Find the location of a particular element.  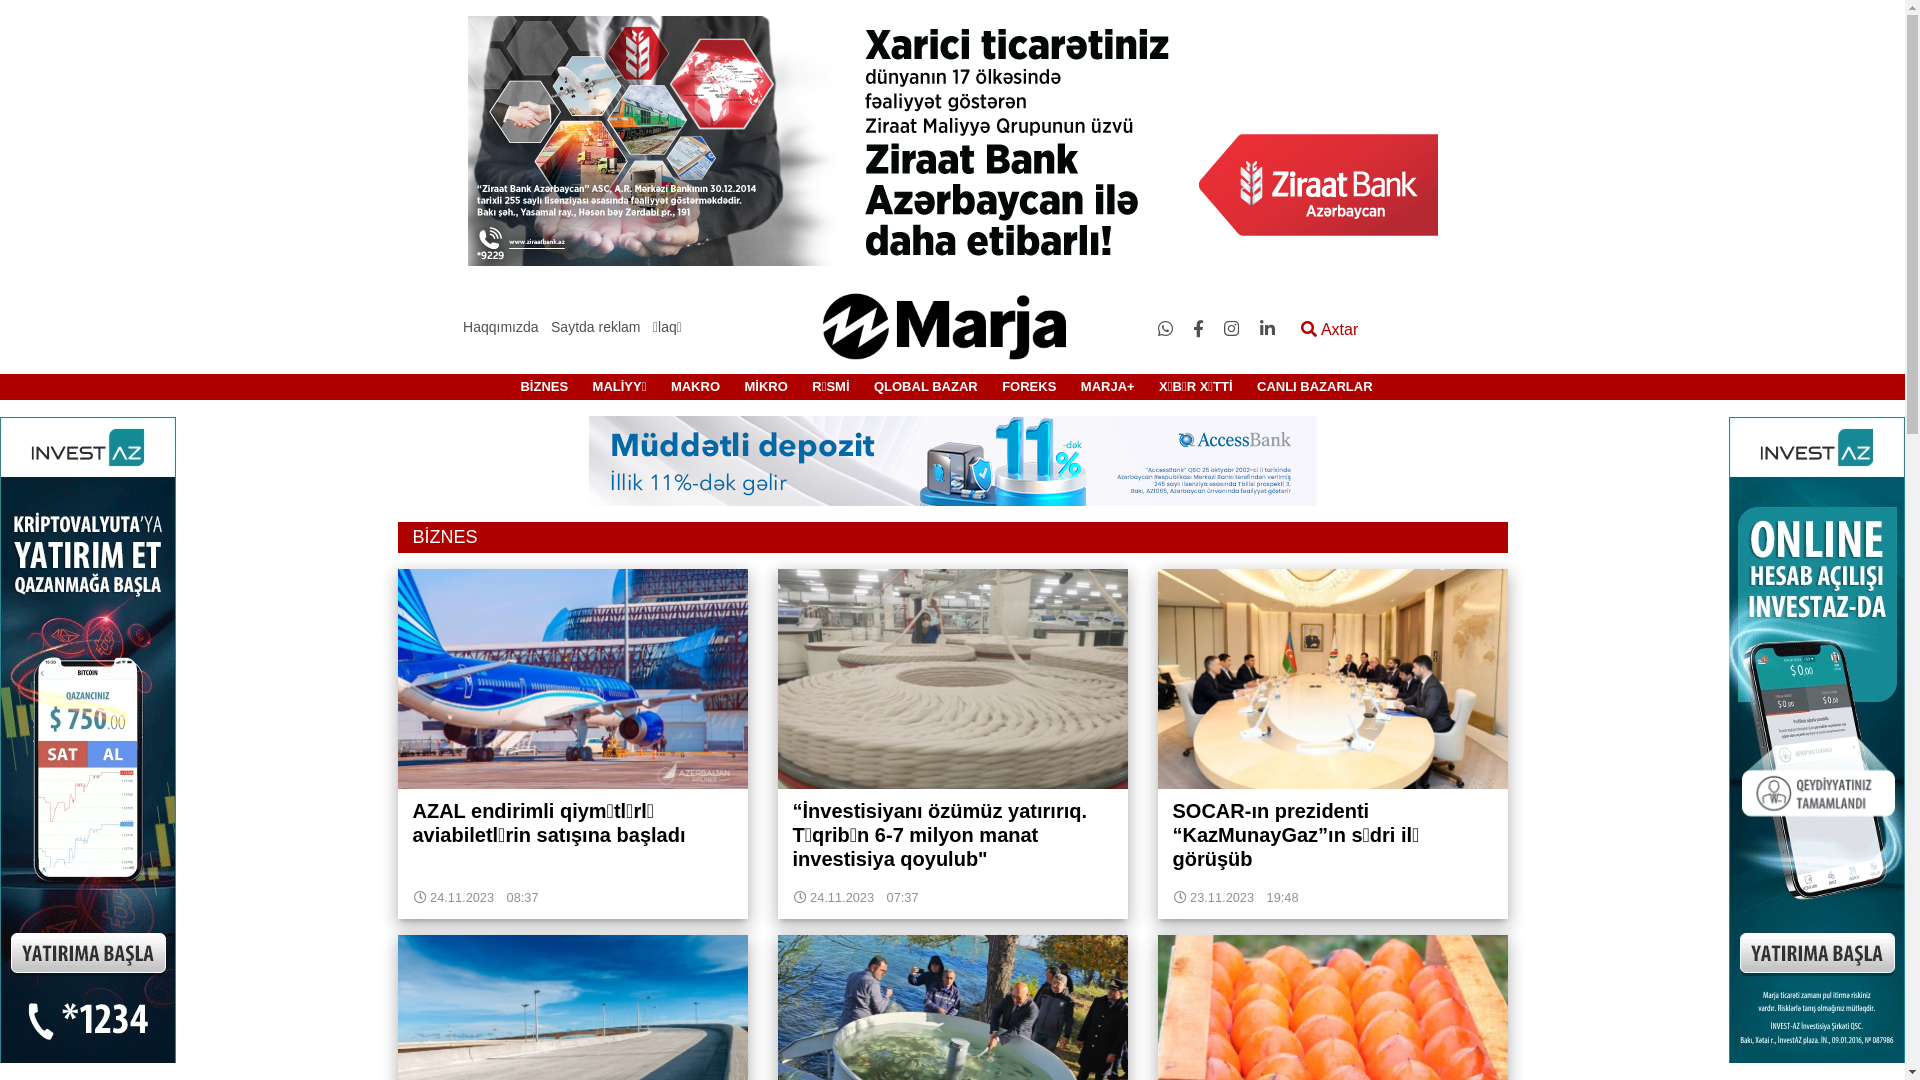

'FOREKS' is located at coordinates (1028, 386).